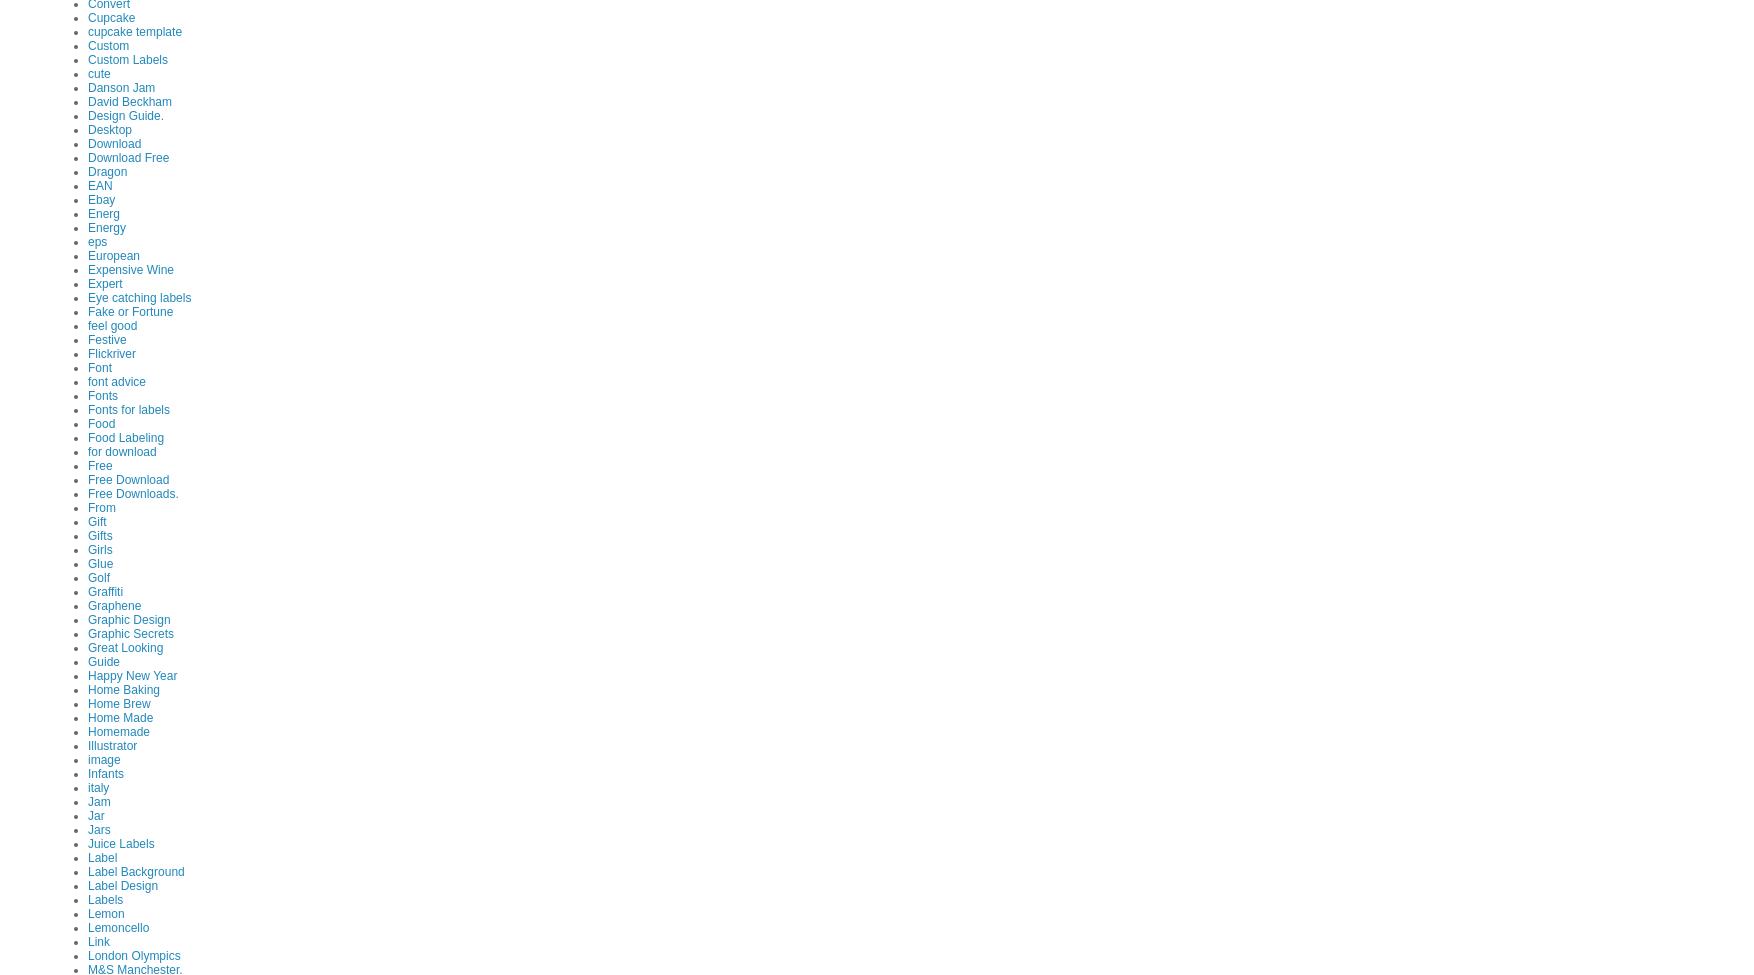  Describe the element at coordinates (117, 729) in the screenshot. I see `'Homemade'` at that location.